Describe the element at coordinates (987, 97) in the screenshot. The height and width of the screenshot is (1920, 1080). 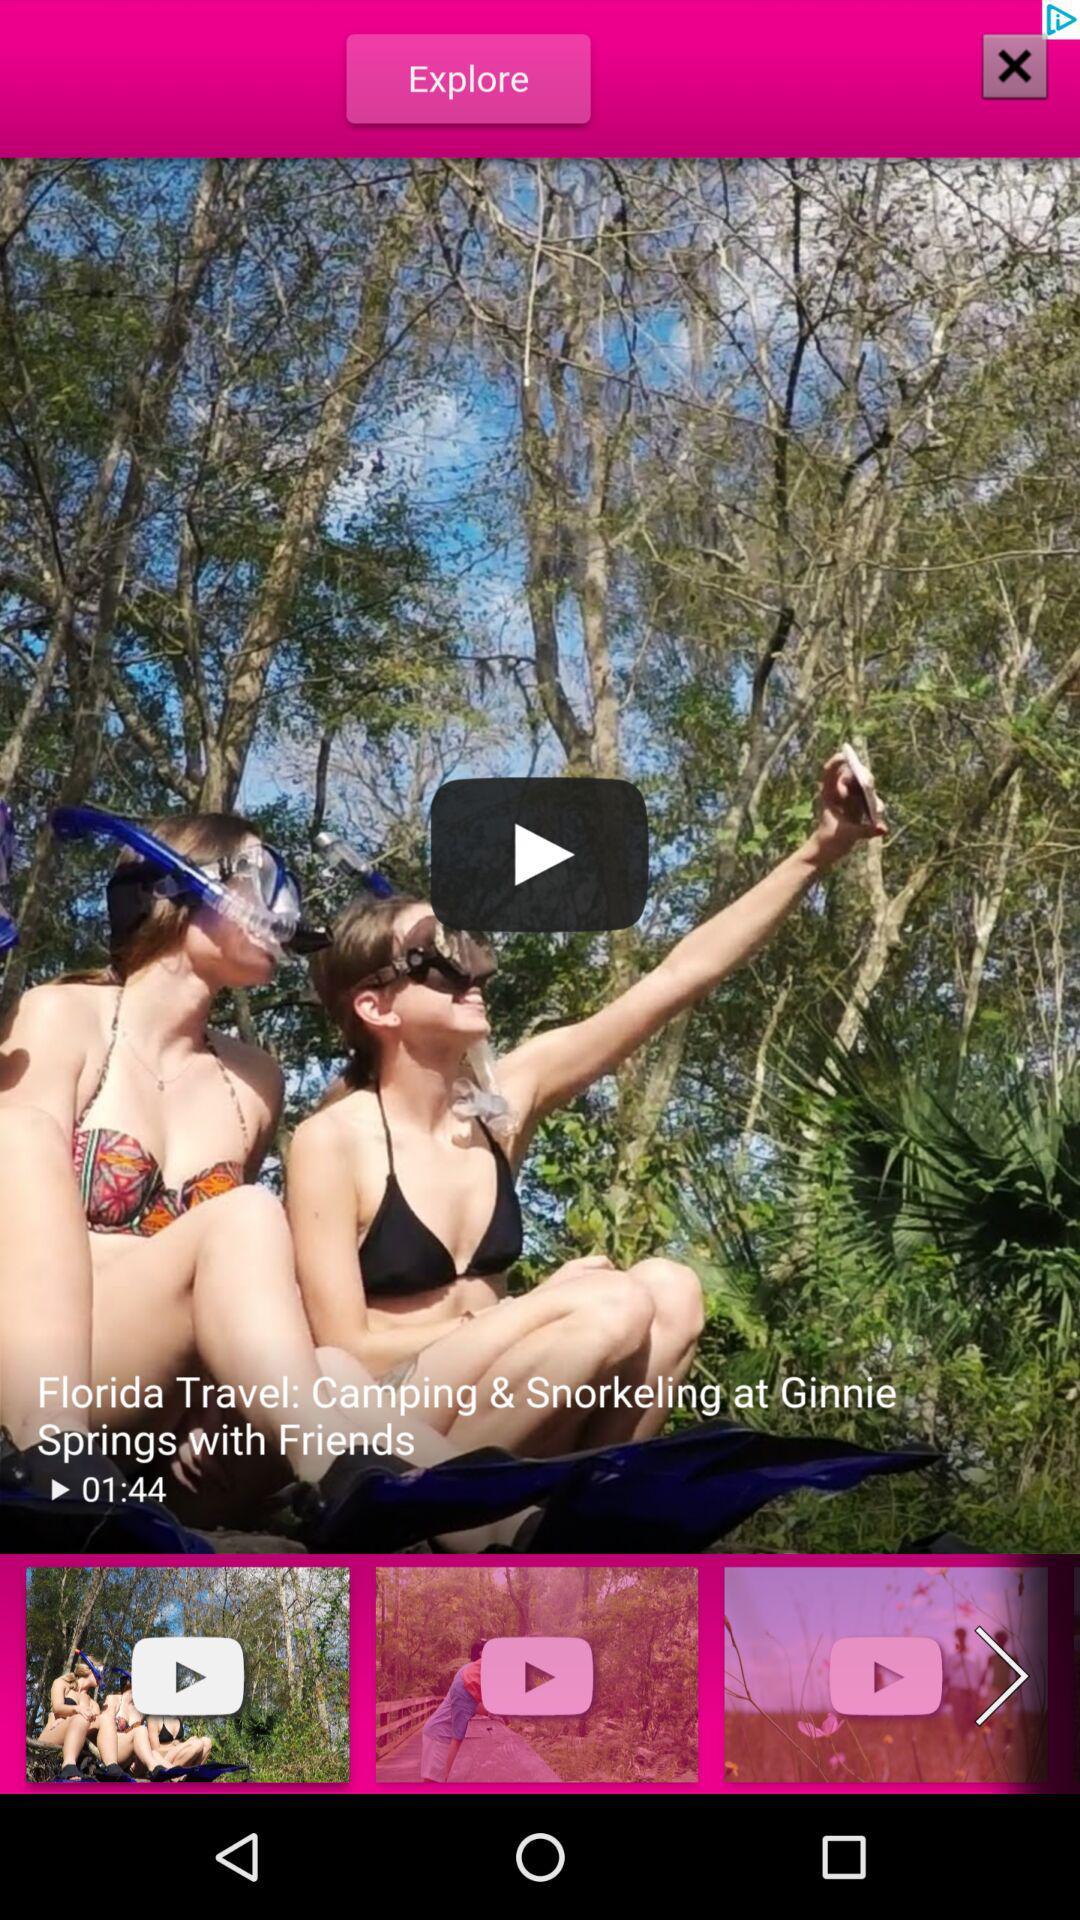
I see `the close icon` at that location.